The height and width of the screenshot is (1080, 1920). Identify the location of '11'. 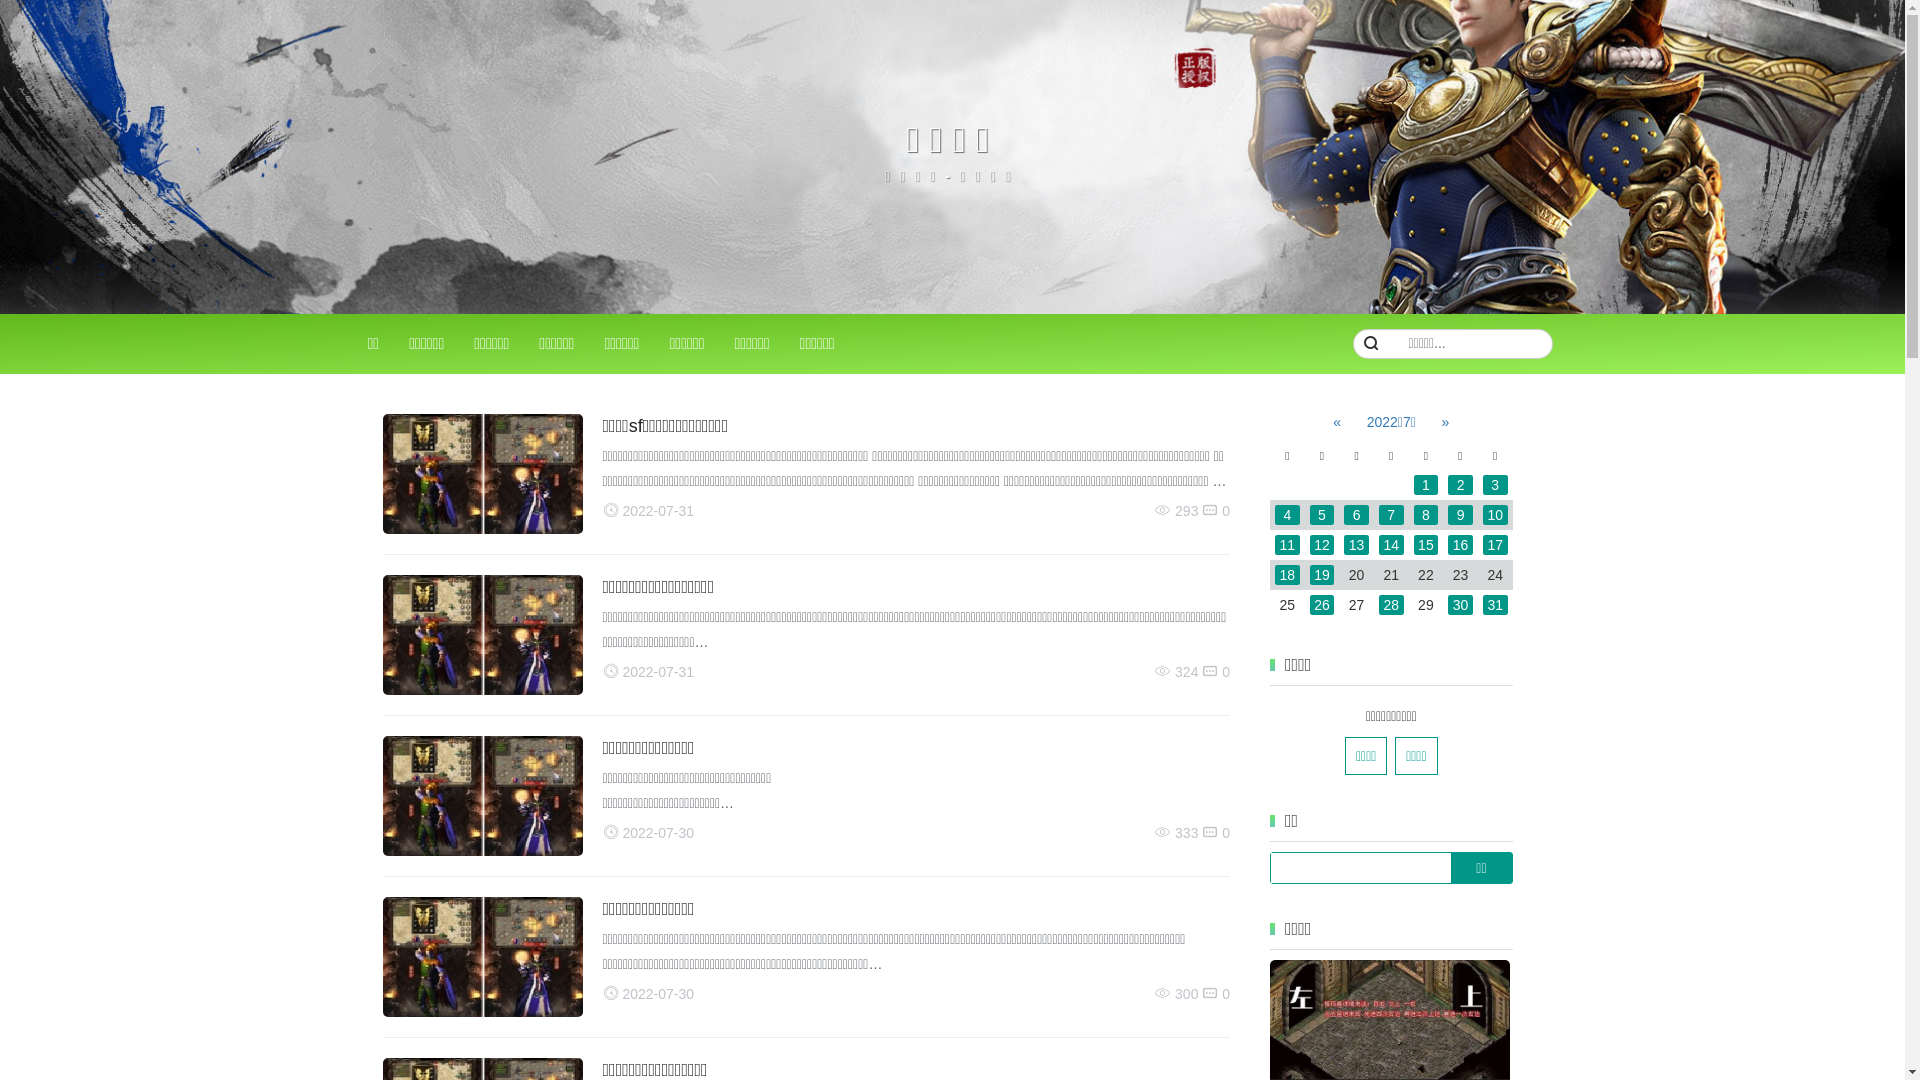
(1274, 544).